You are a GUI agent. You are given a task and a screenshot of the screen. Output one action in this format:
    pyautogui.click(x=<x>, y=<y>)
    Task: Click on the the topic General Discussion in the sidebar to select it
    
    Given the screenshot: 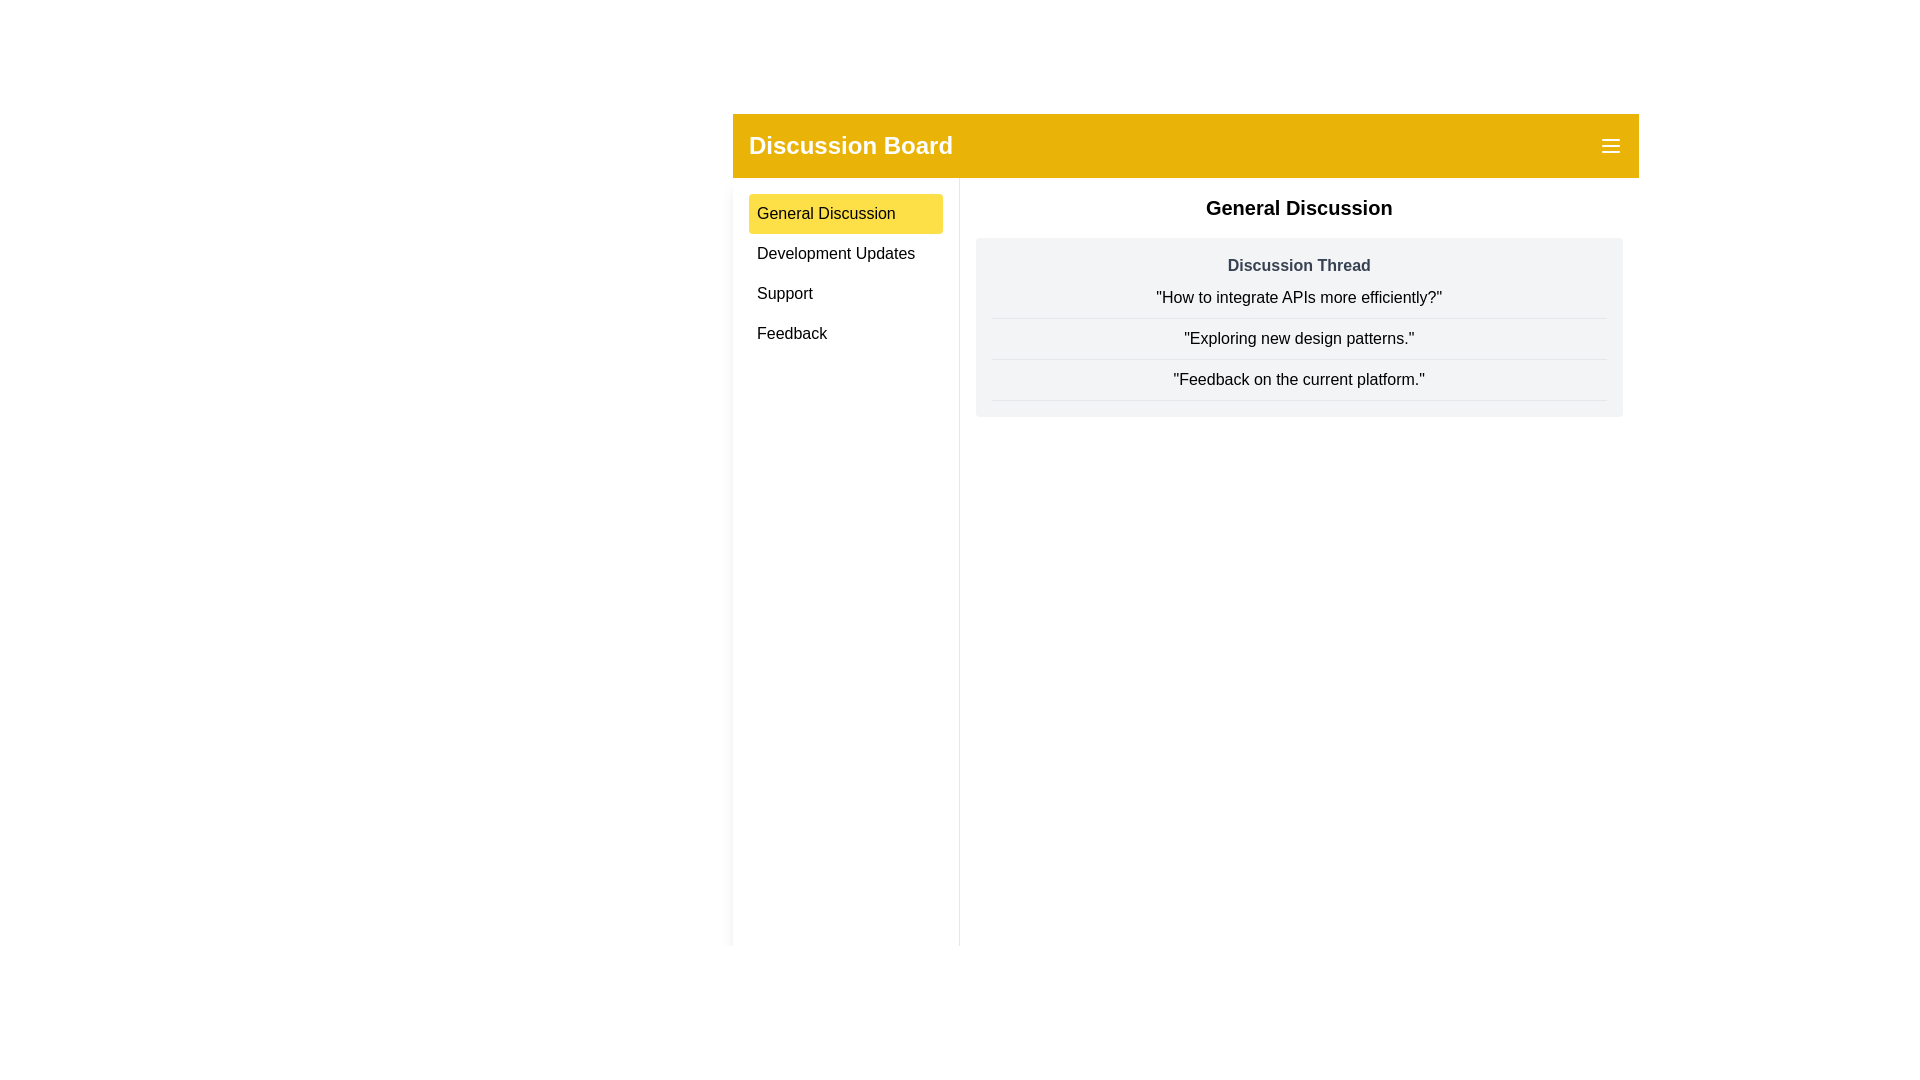 What is the action you would take?
    pyautogui.click(x=845, y=213)
    